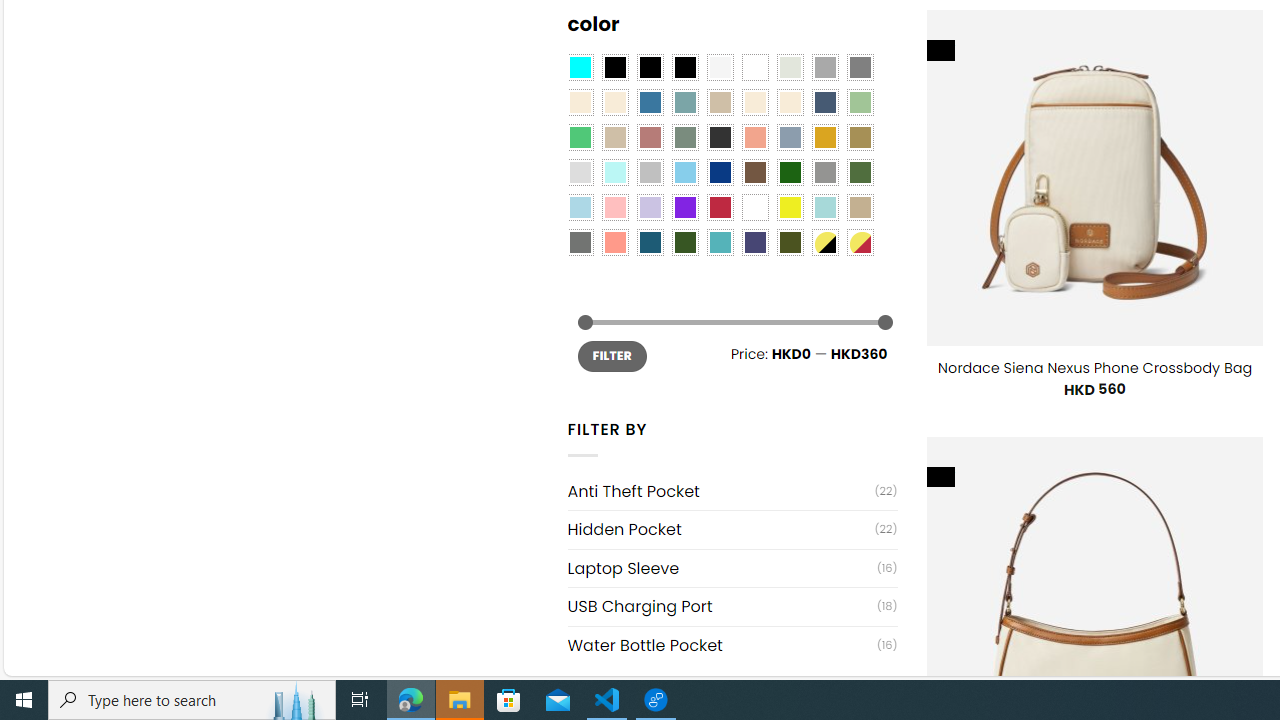 This screenshot has width=1280, height=720. I want to click on 'Light Taupe', so click(614, 137).